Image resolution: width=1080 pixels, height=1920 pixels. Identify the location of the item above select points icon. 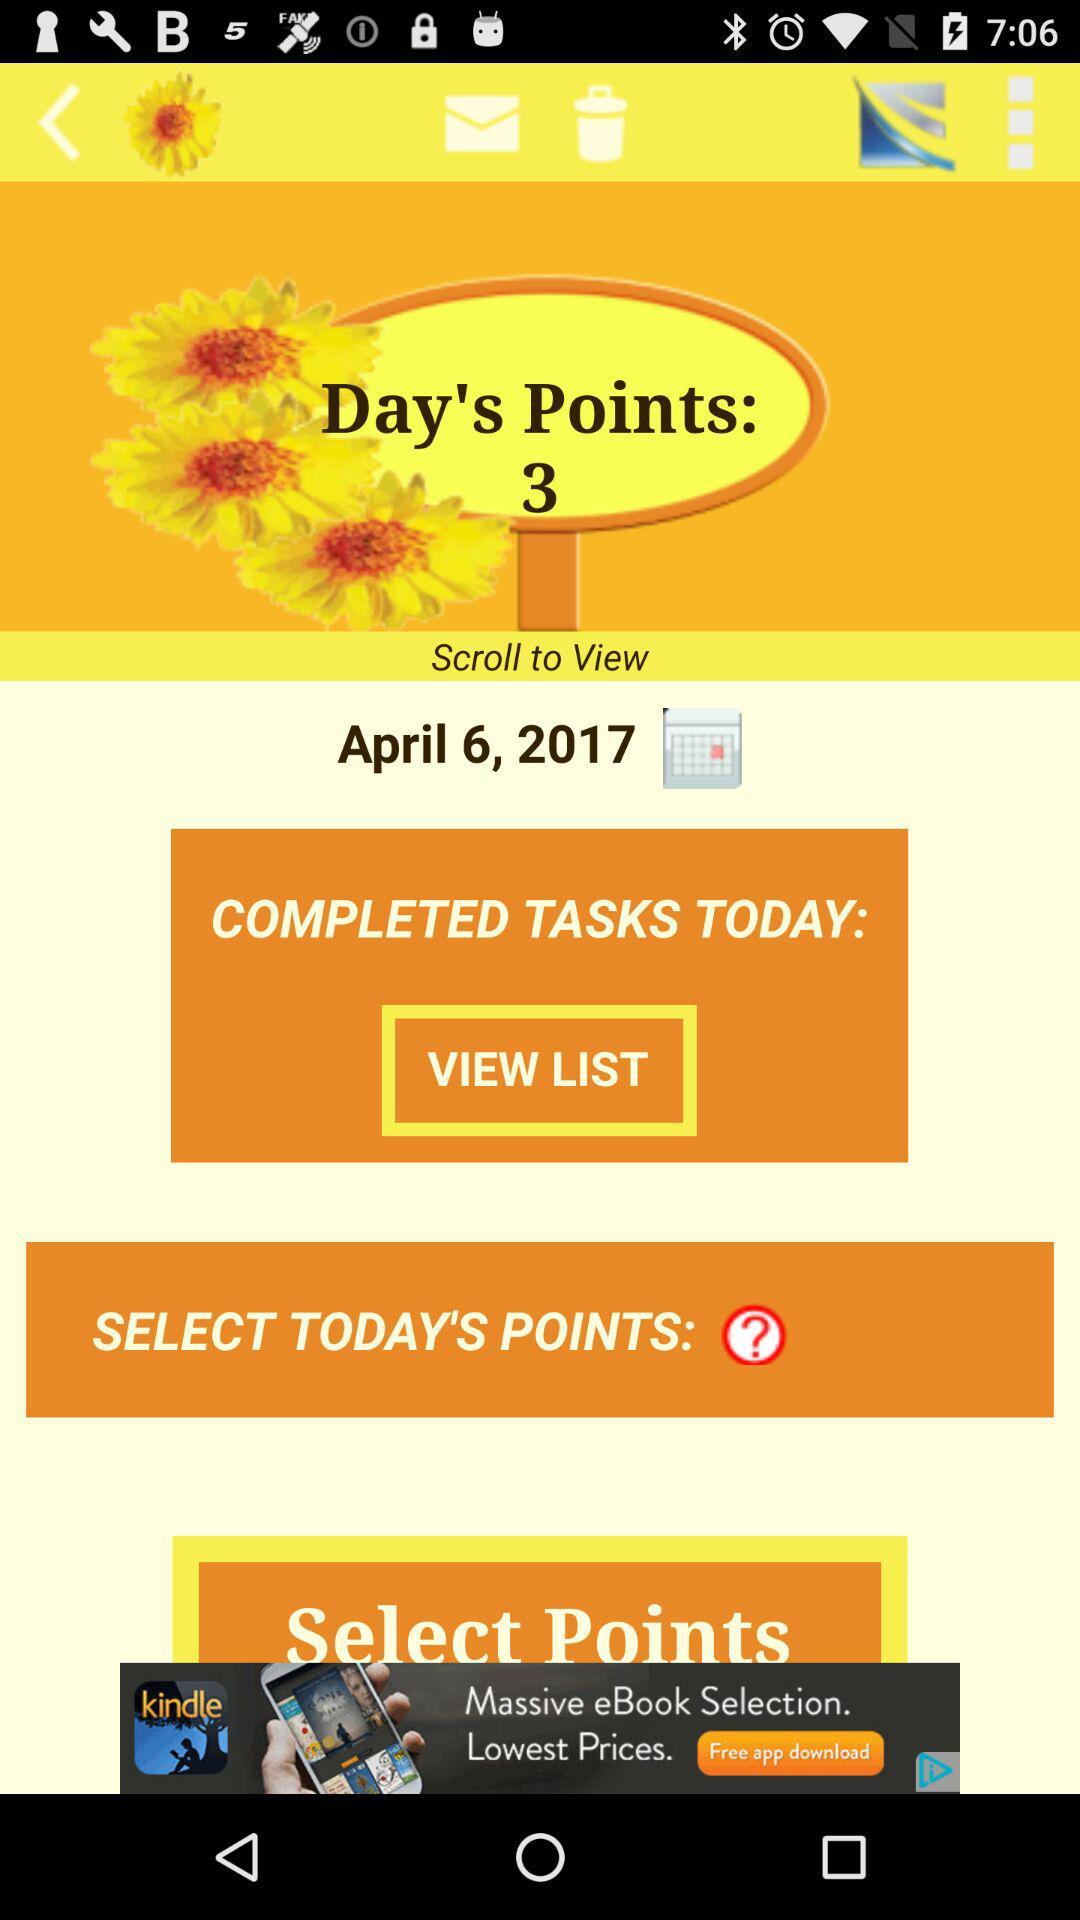
(754, 1335).